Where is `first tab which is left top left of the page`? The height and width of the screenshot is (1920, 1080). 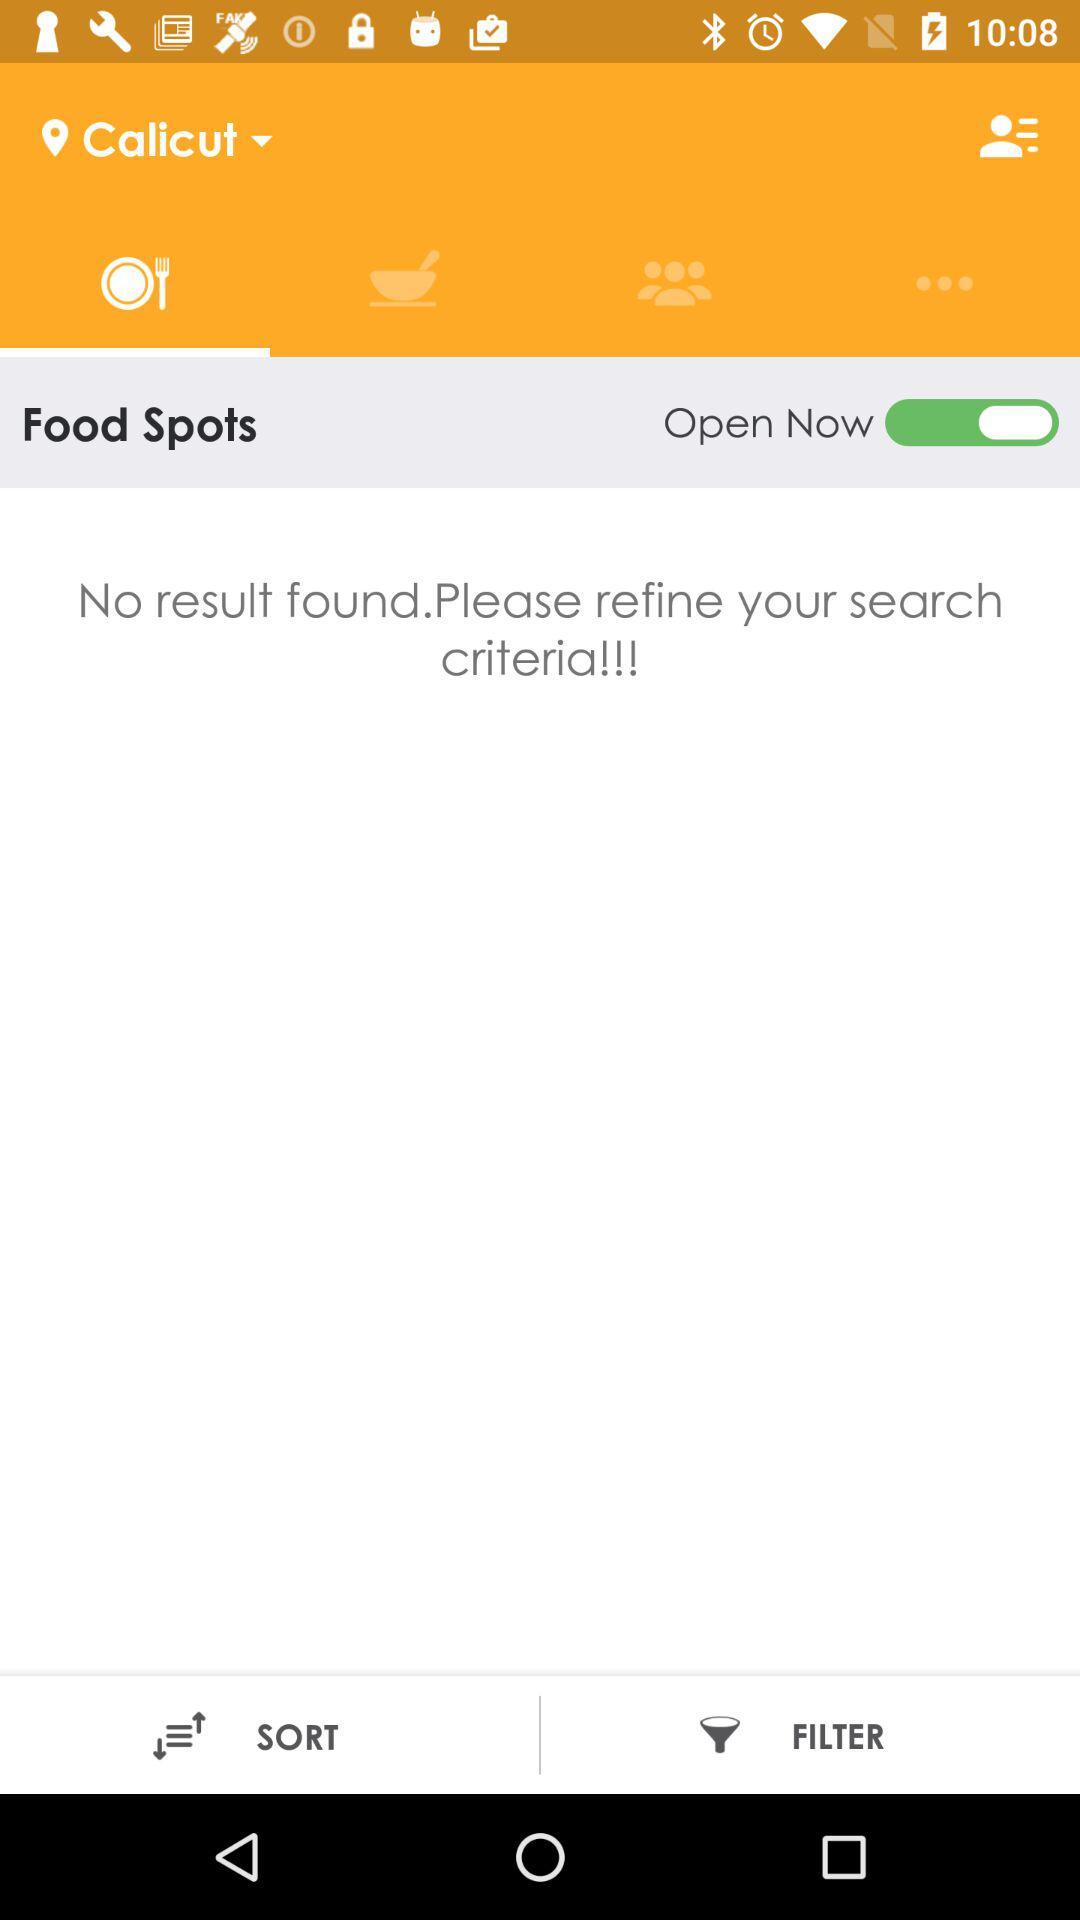
first tab which is left top left of the page is located at coordinates (134, 282).